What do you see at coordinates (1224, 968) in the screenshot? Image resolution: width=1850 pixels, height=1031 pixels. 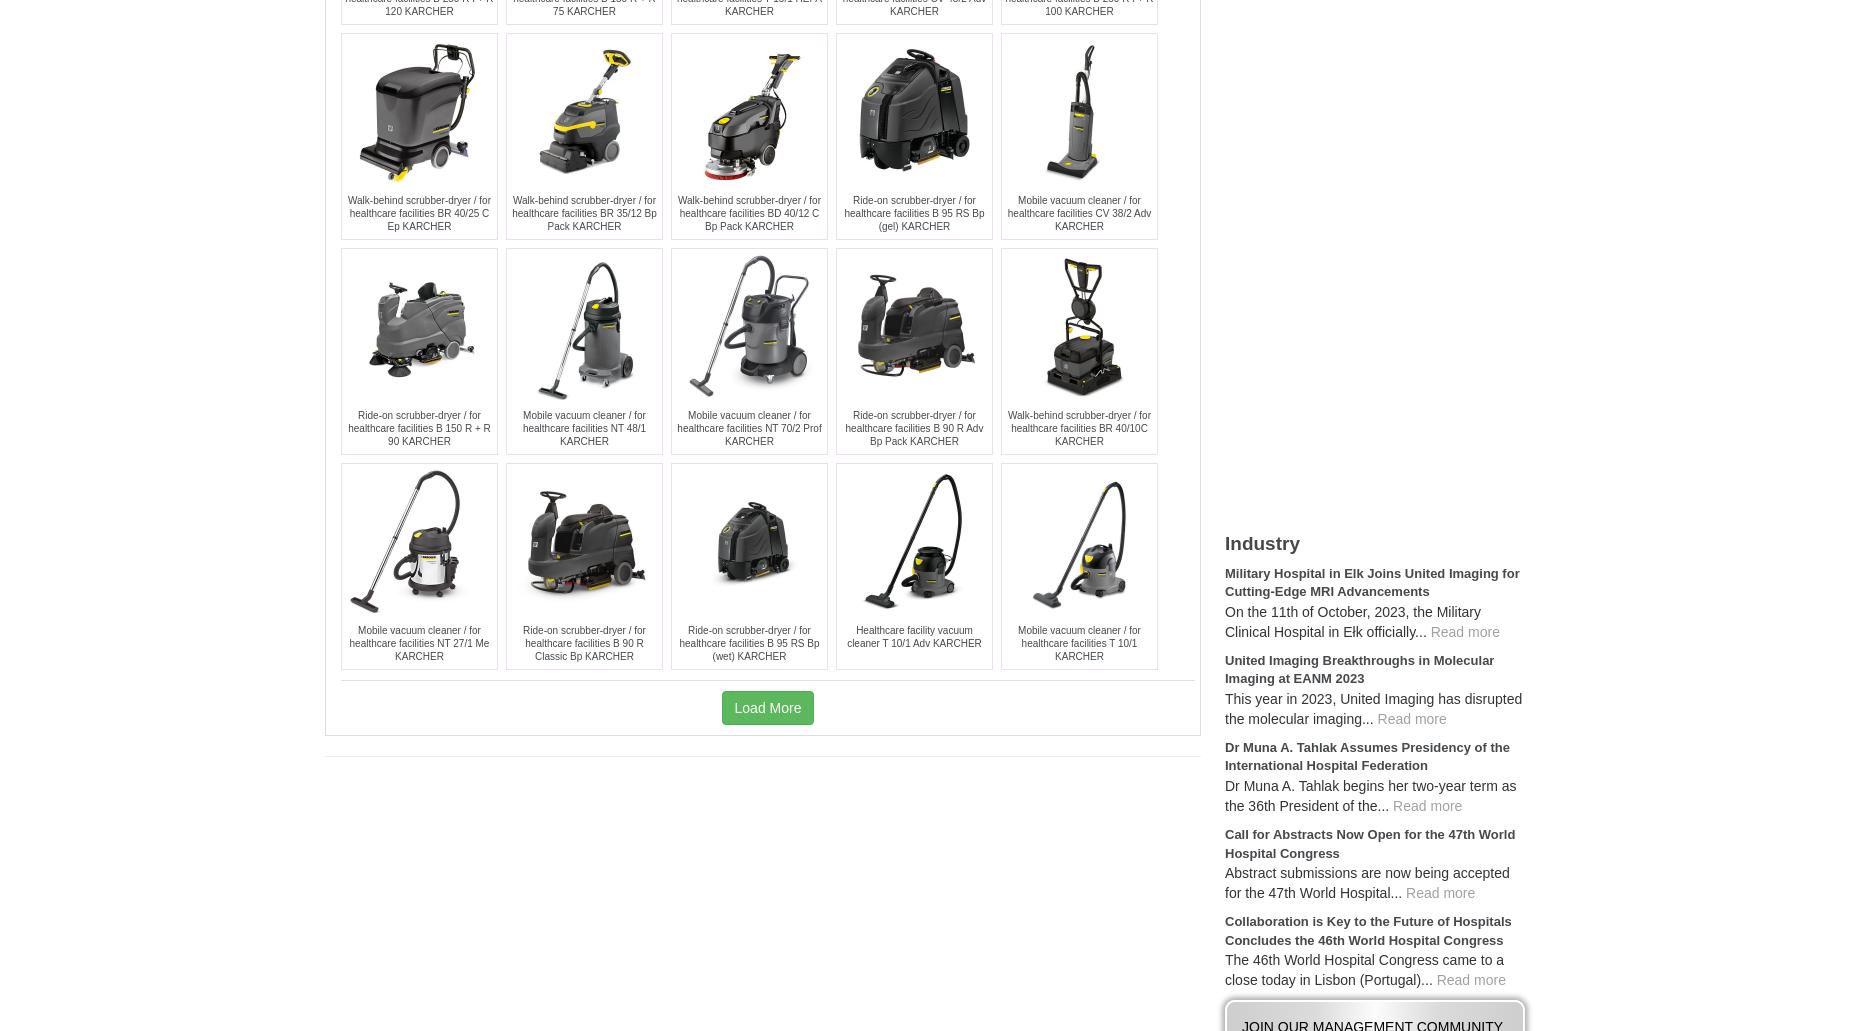 I see `'The 46th World Hospital Congress came to a close today in Lisbon (Portugal)...'` at bounding box center [1224, 968].